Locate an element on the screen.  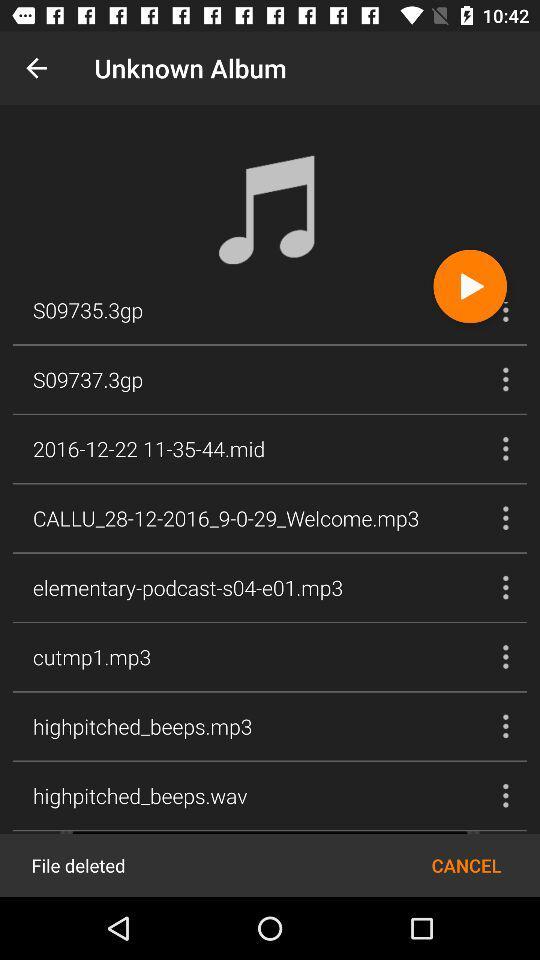
the more options button above cancel option is located at coordinates (504, 796).